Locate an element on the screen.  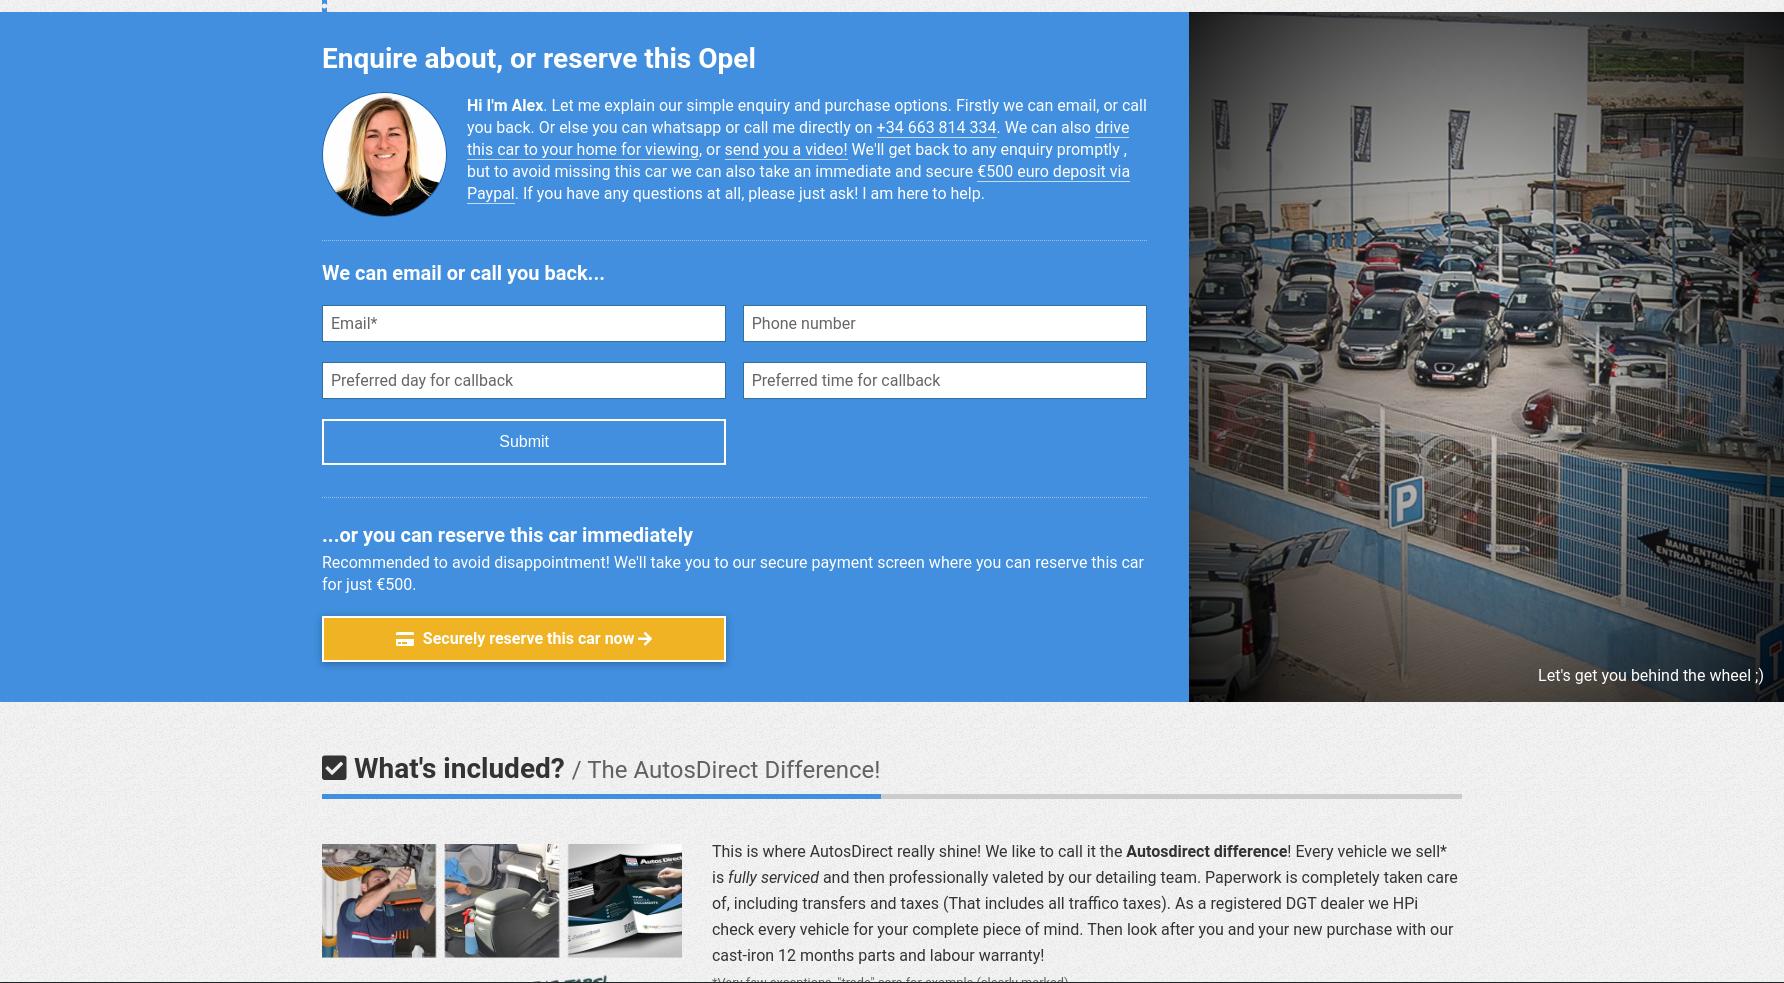
'and then pro­fes­sion­ally valeted by our de­tail­ing team. Pa­per­work is com­pletely taken care of, in­clud­ing trans­fers and taxes (That in­cludes all traf­fico taxes). As a re­gistered DGT dealer we HPi check every vehicle for your com­plete piece of mind. Then look after you and your new pur­chase with our cast-iron 12 months parts and la­bour war­ranty!' is located at coordinates (710, 915).